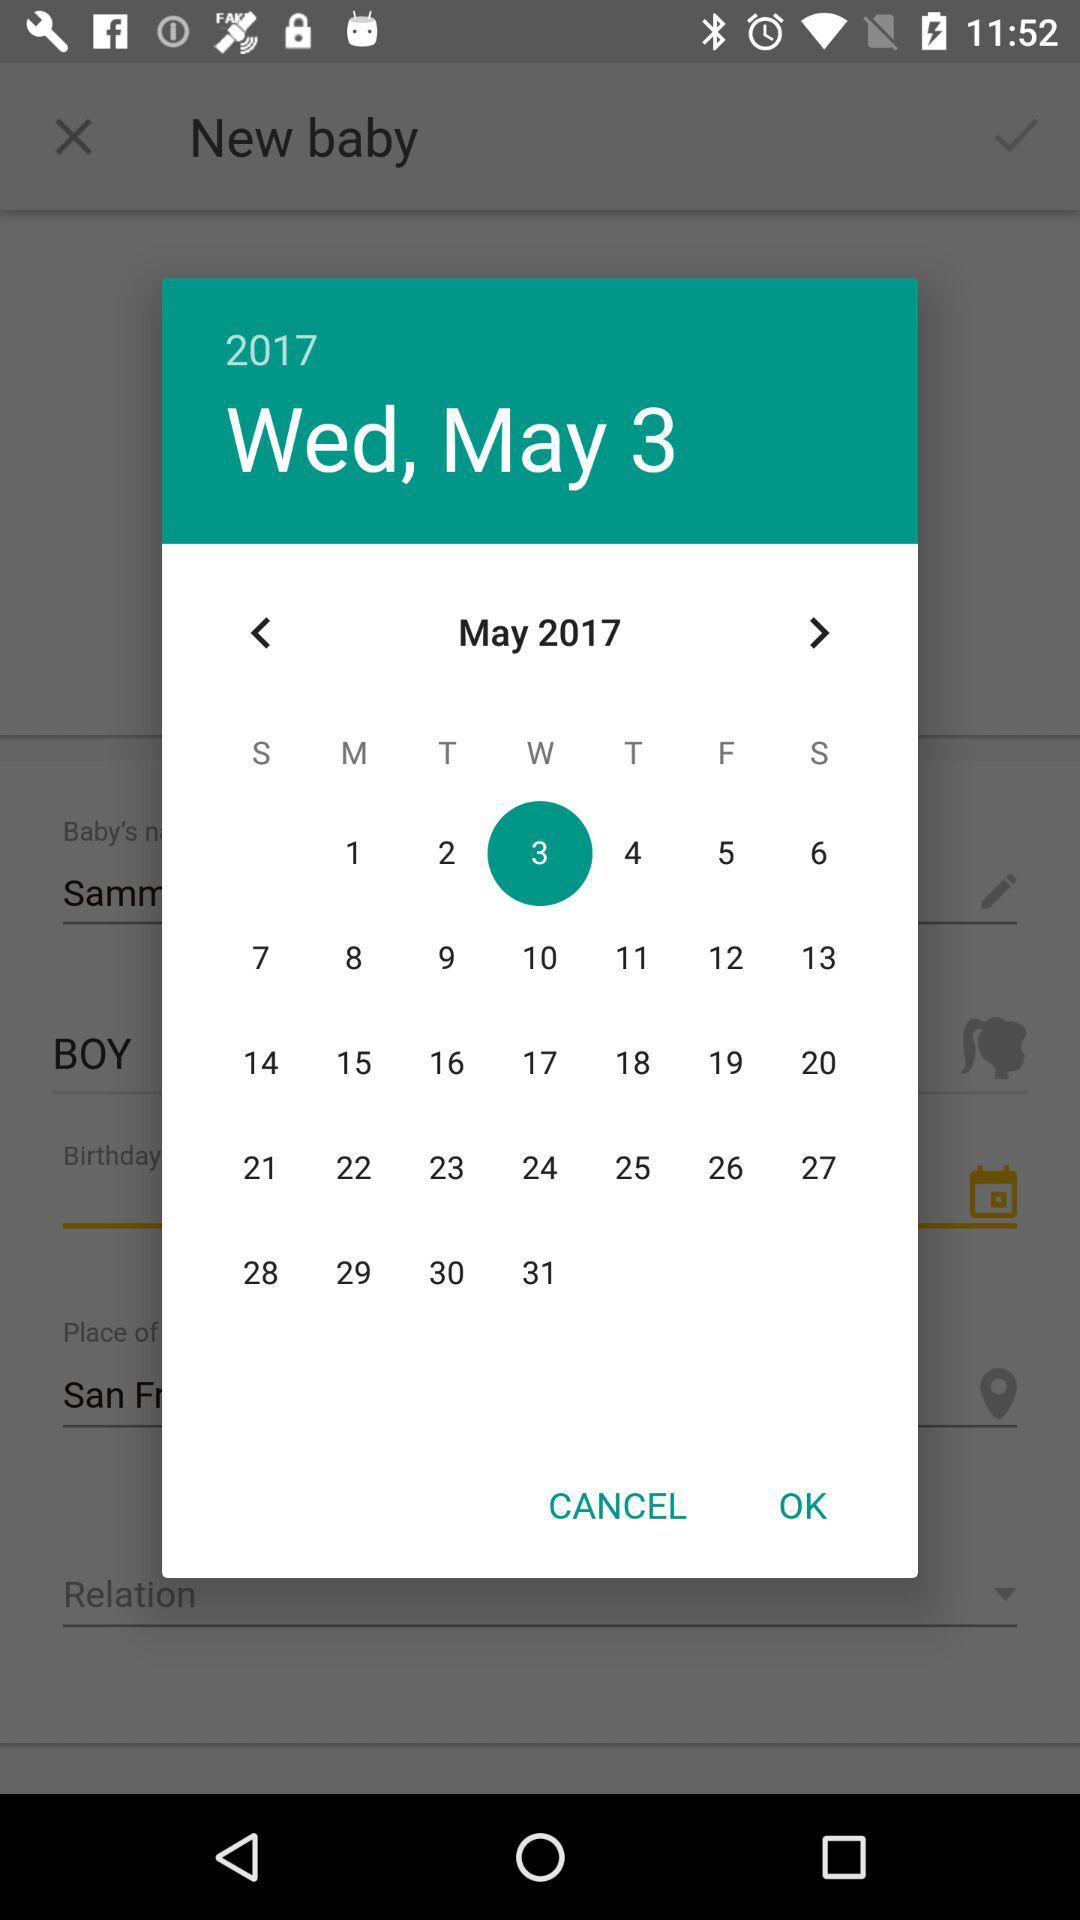  What do you see at coordinates (260, 632) in the screenshot?
I see `the item below wed, may 3 item` at bounding box center [260, 632].